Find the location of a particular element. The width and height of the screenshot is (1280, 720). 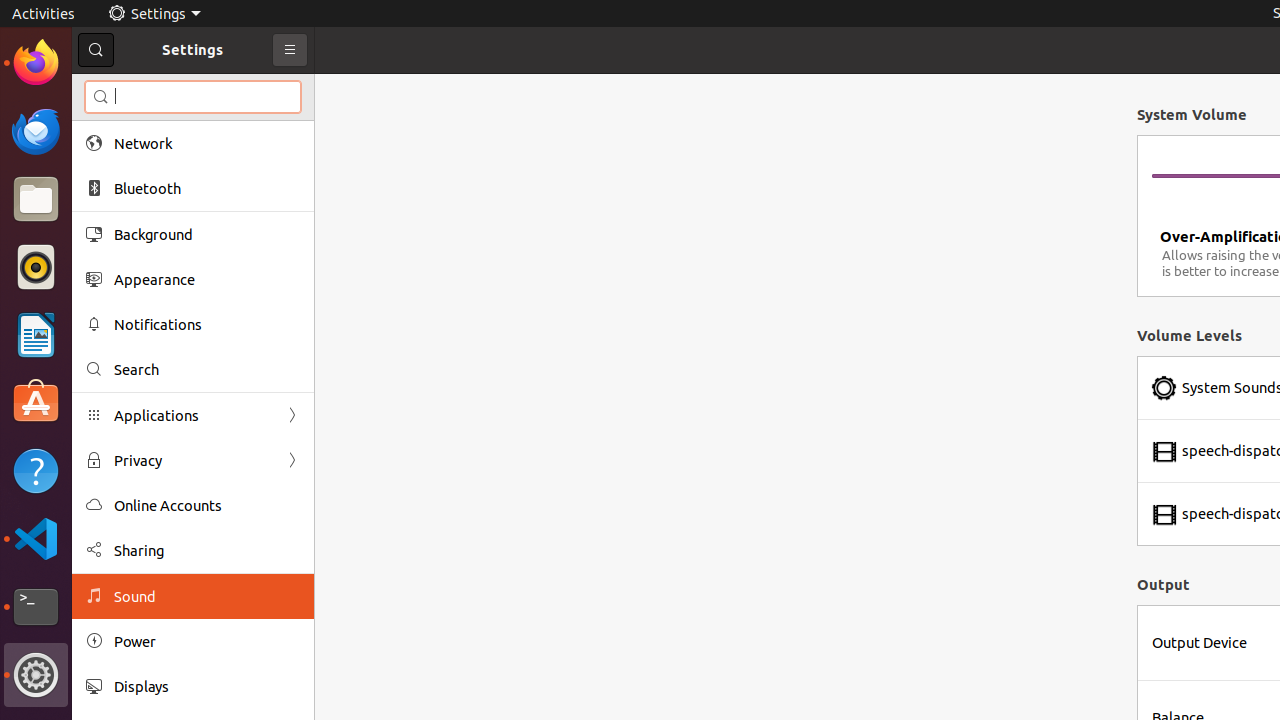

'Primary Menu' is located at coordinates (289, 48).